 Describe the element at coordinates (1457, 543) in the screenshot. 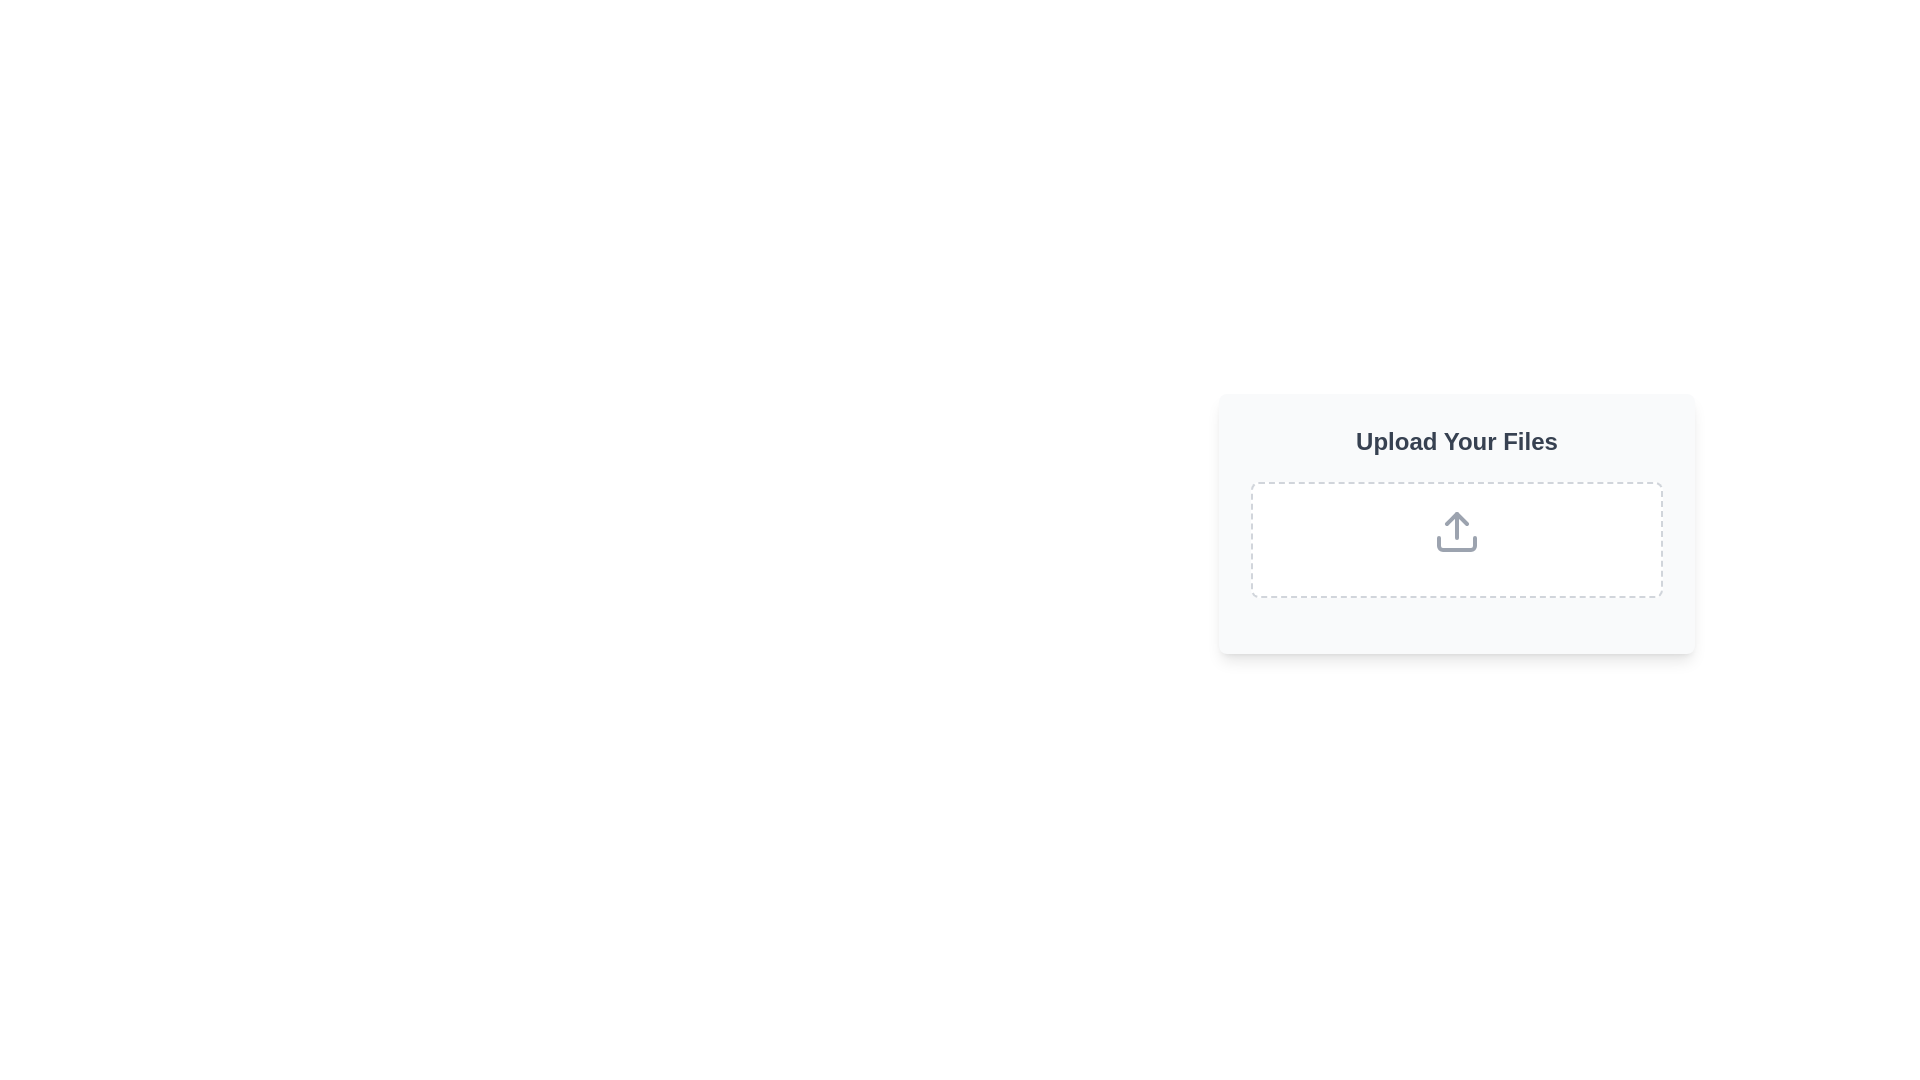

I see `the horizontal line with rounded ends at the bottom of the SVG icon in the file upload widget` at that location.